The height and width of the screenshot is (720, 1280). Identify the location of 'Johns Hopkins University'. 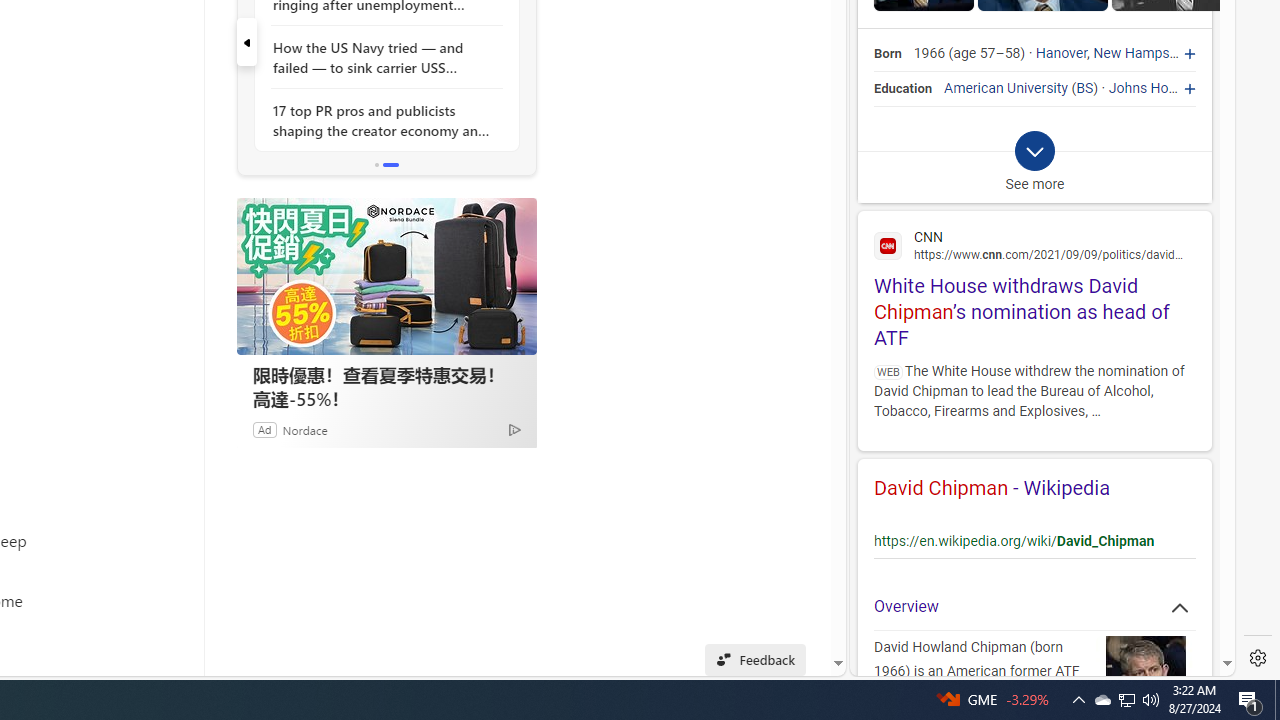
(1187, 87).